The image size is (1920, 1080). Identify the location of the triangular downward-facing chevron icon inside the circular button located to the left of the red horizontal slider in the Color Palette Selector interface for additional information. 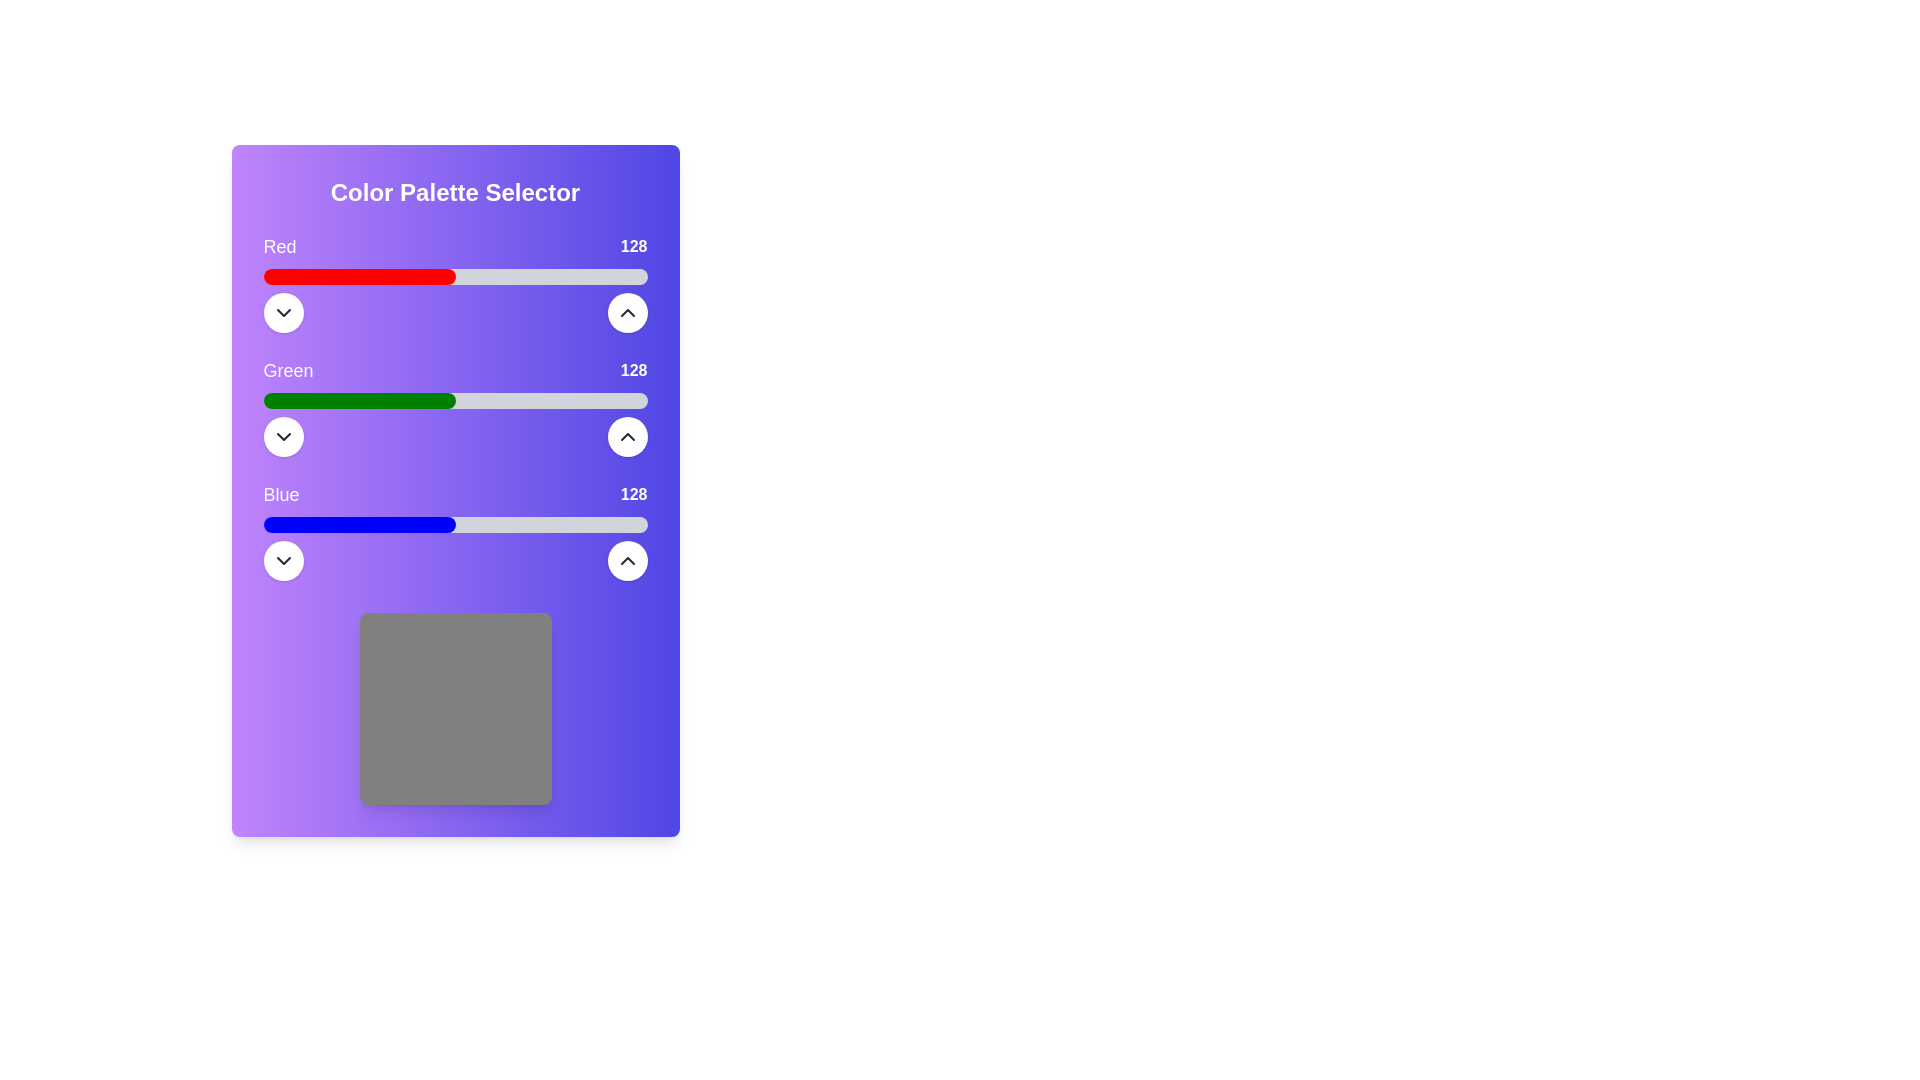
(282, 312).